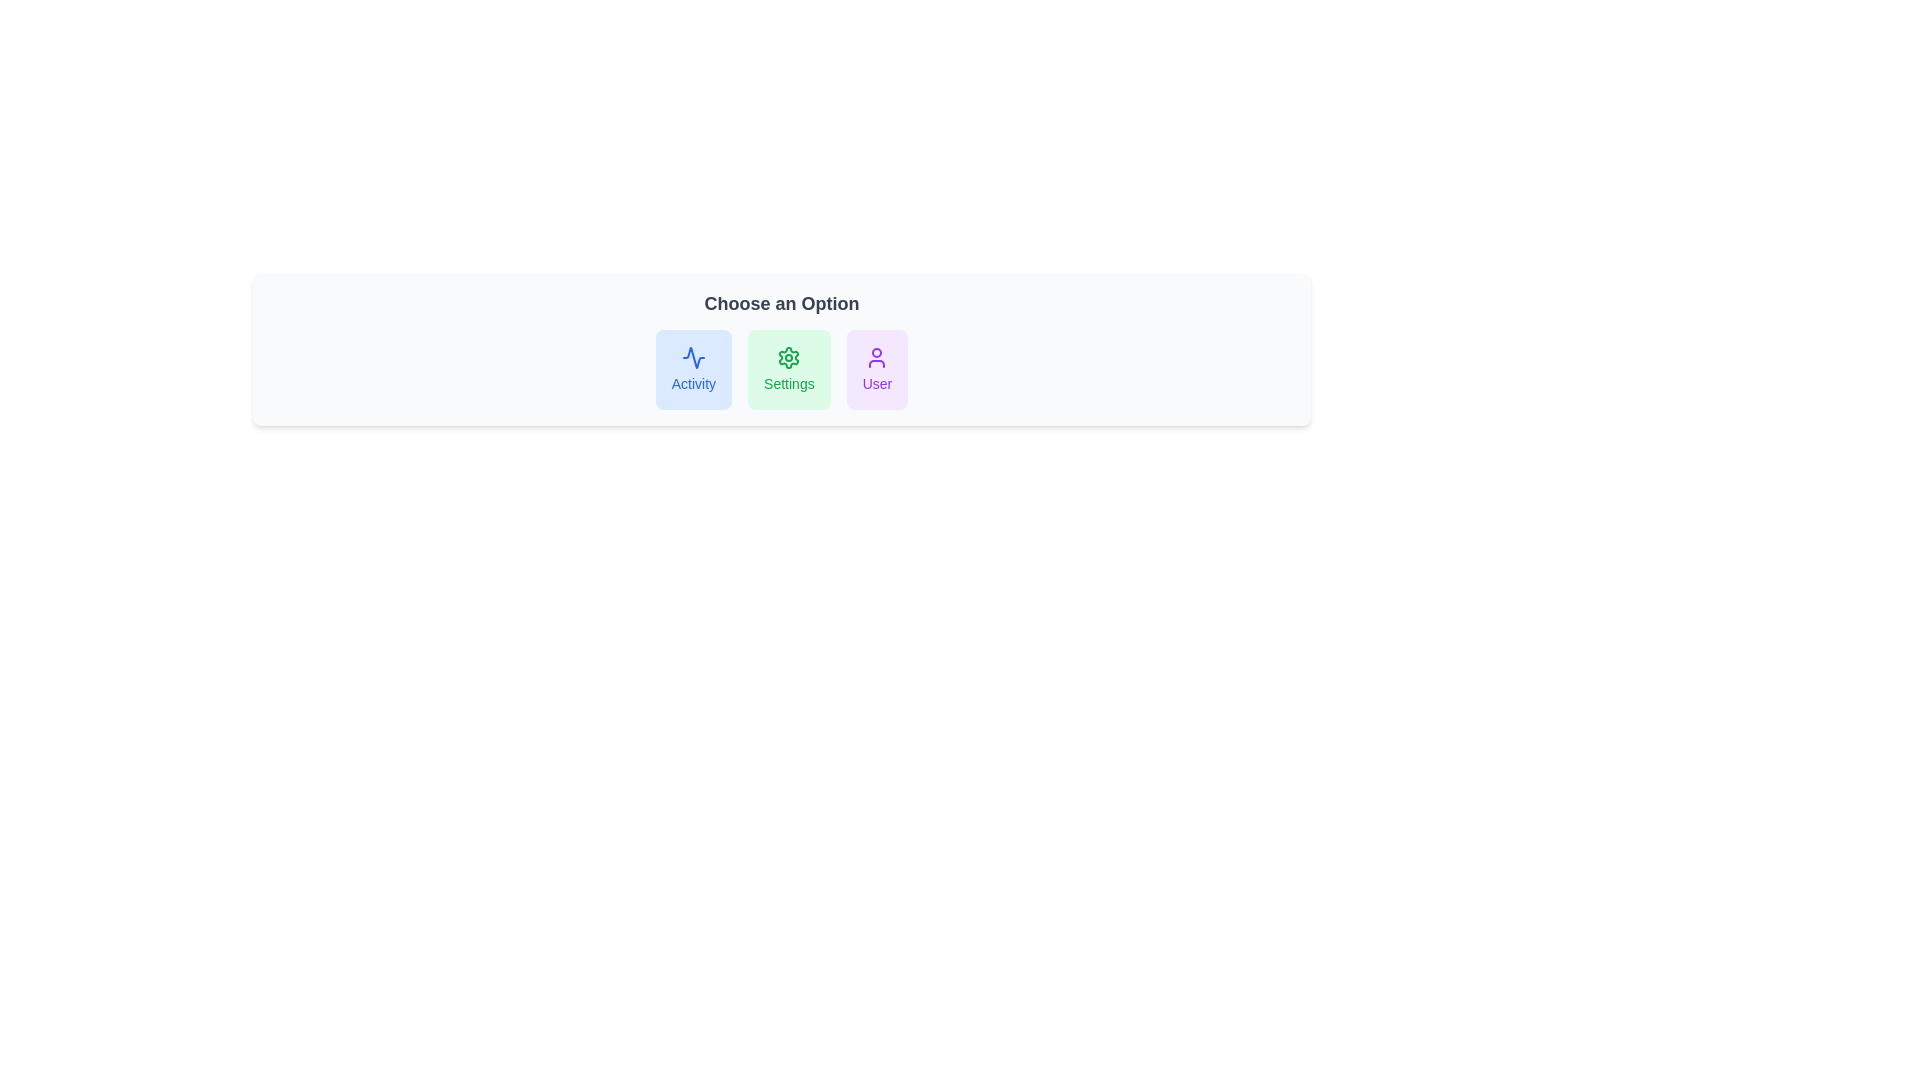 The height and width of the screenshot is (1080, 1920). Describe the element at coordinates (781, 370) in the screenshot. I see `the green settings button in the Button Group` at that location.